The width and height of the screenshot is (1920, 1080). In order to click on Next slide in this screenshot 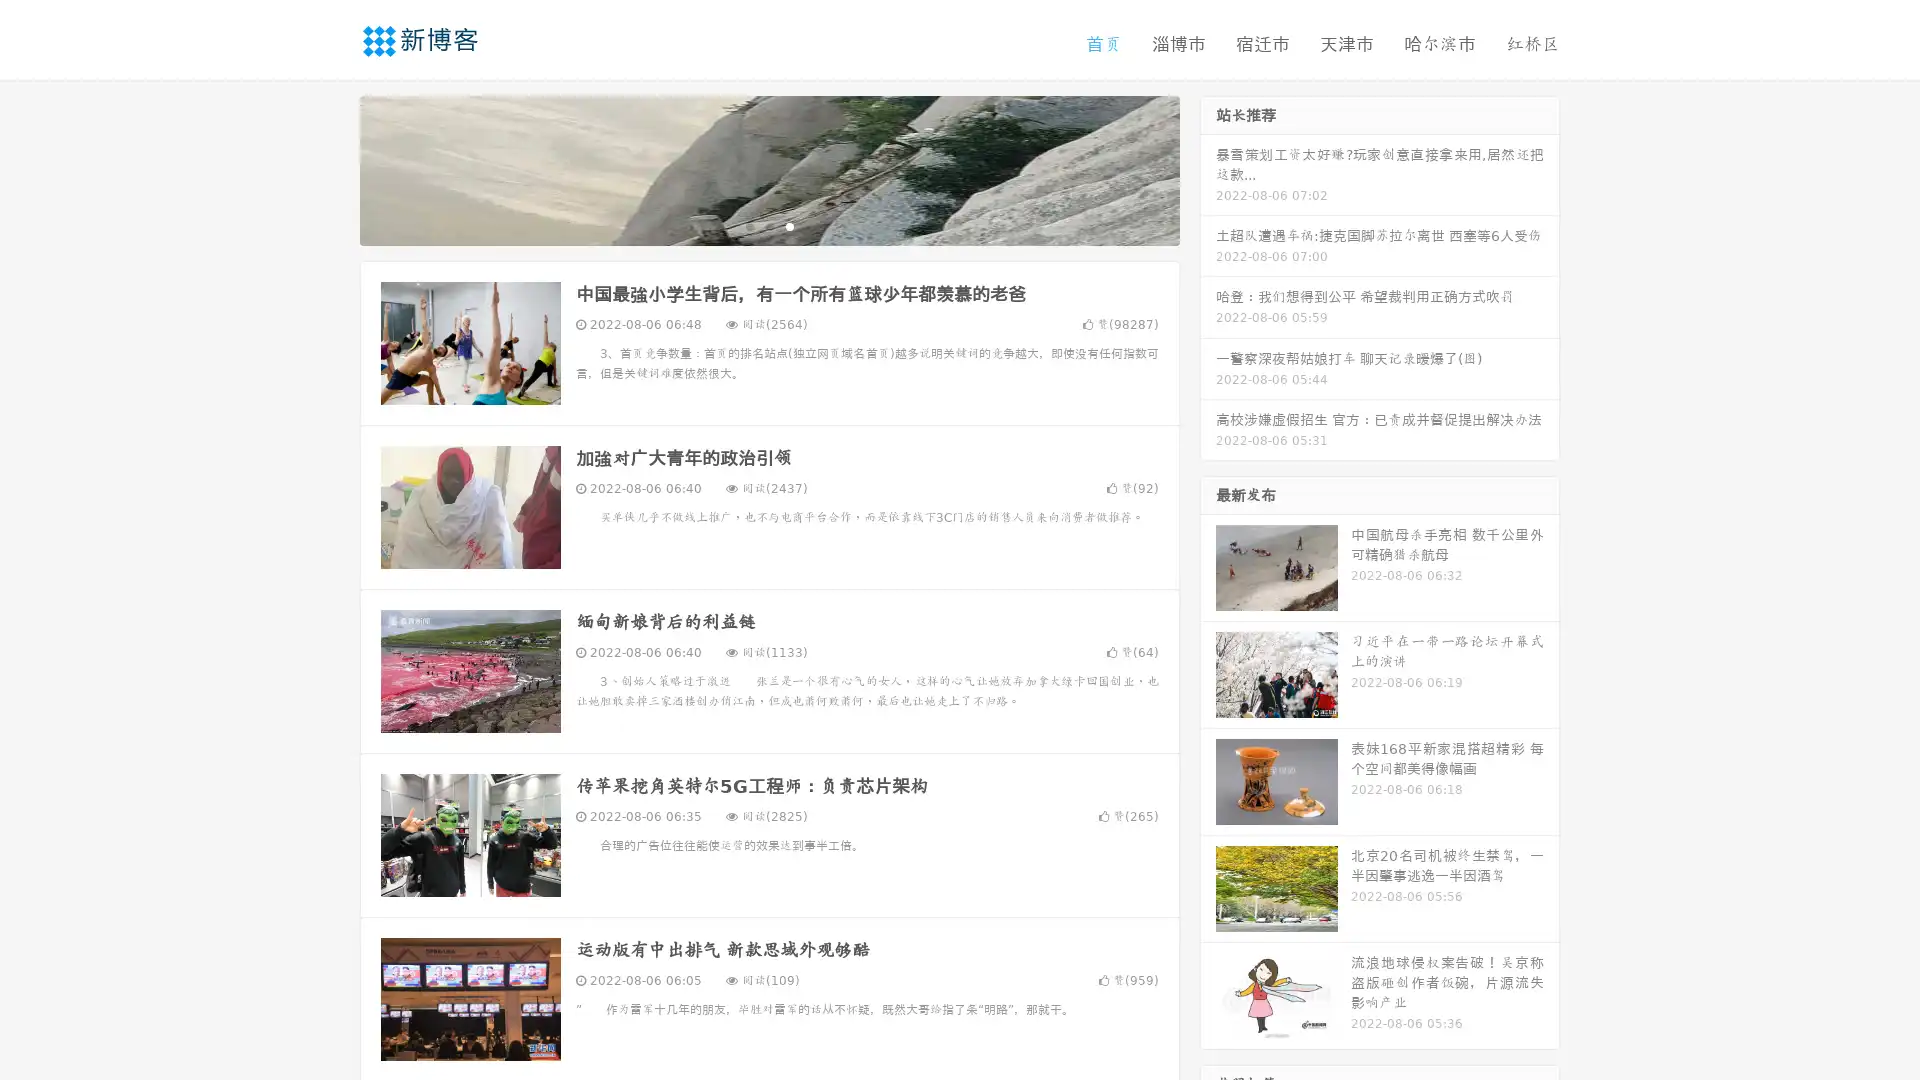, I will do `click(1208, 168)`.